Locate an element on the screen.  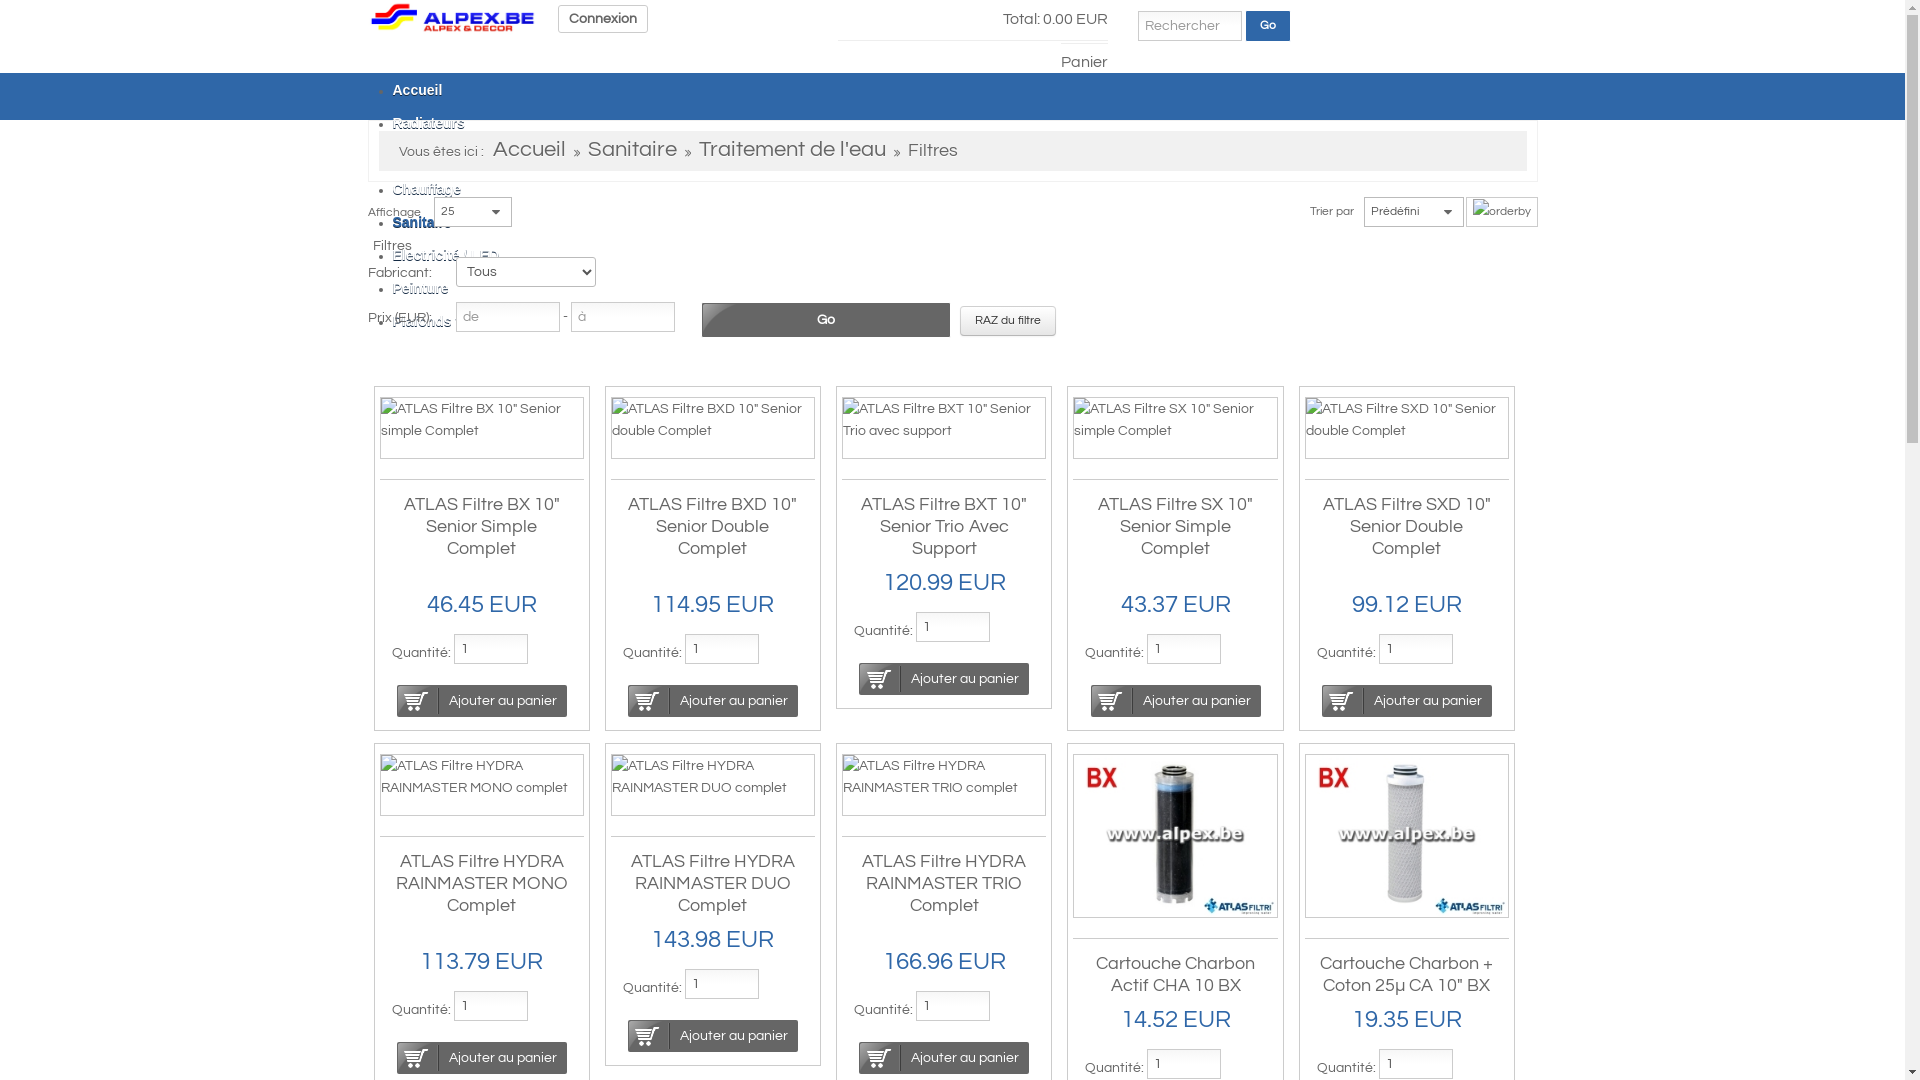
'ATLAS Filtre HYDRA RAINMASTER TRIO Complet' is located at coordinates (862, 882).